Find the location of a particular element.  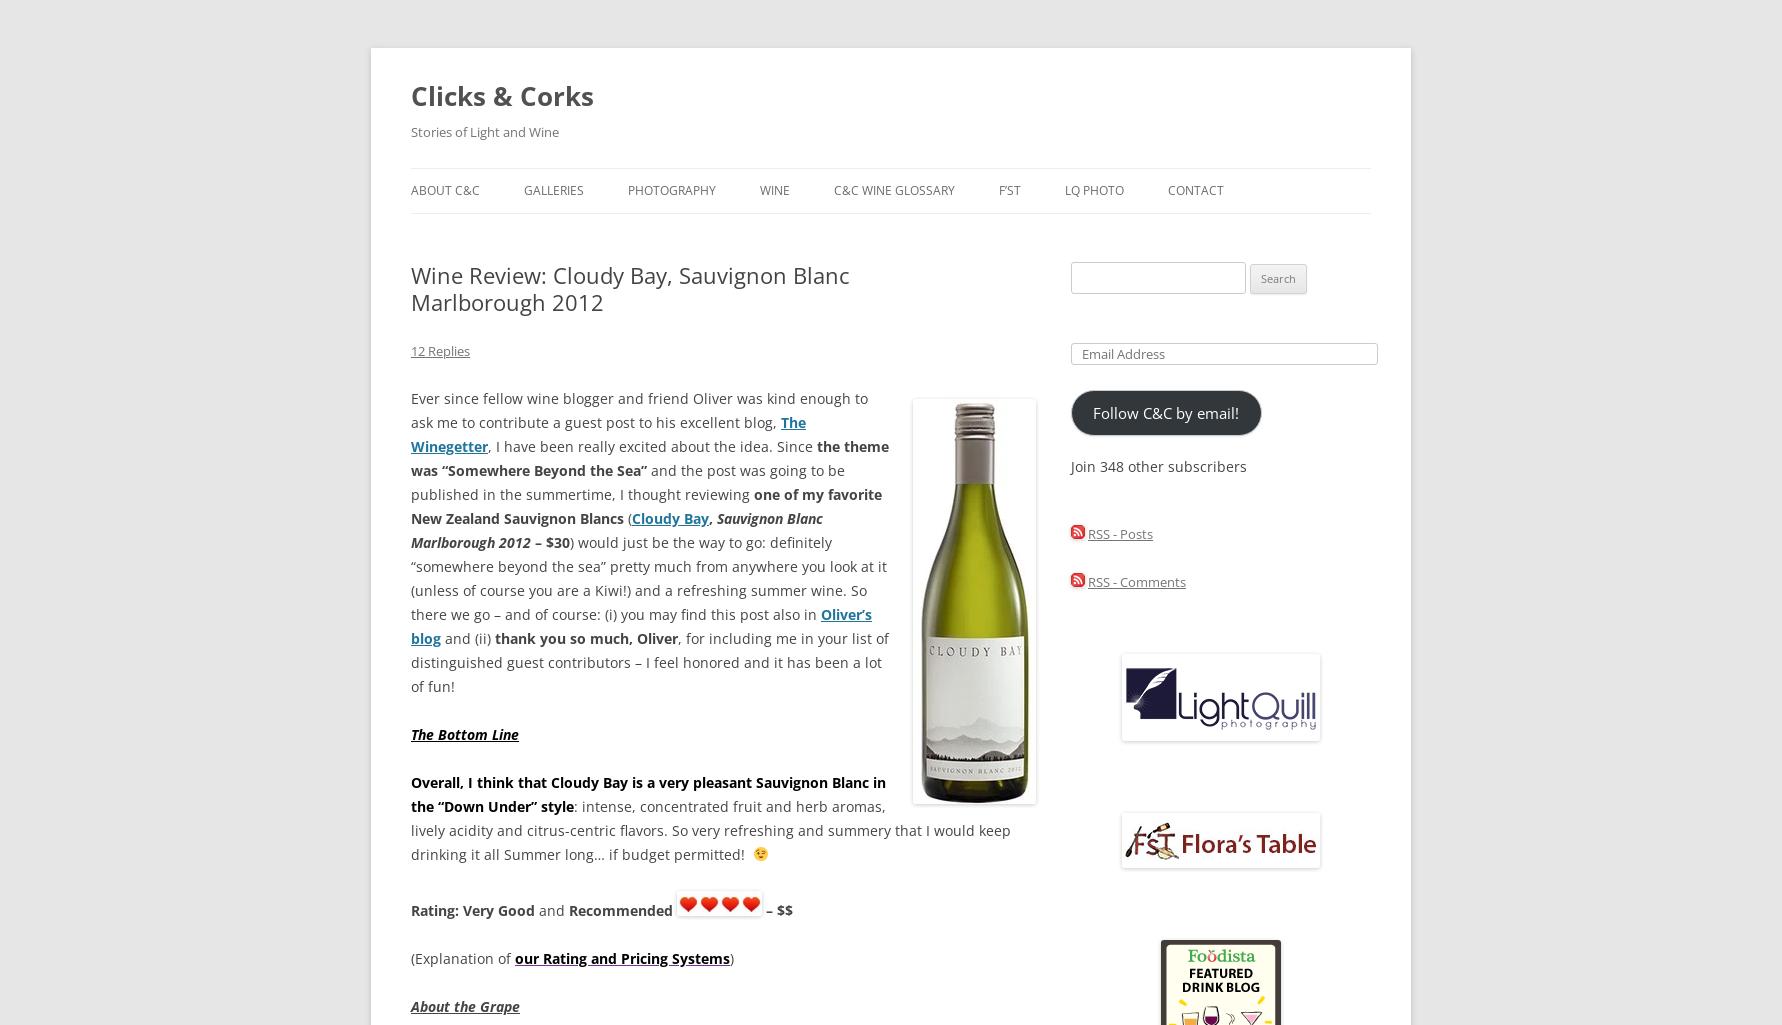

')' is located at coordinates (732, 958).